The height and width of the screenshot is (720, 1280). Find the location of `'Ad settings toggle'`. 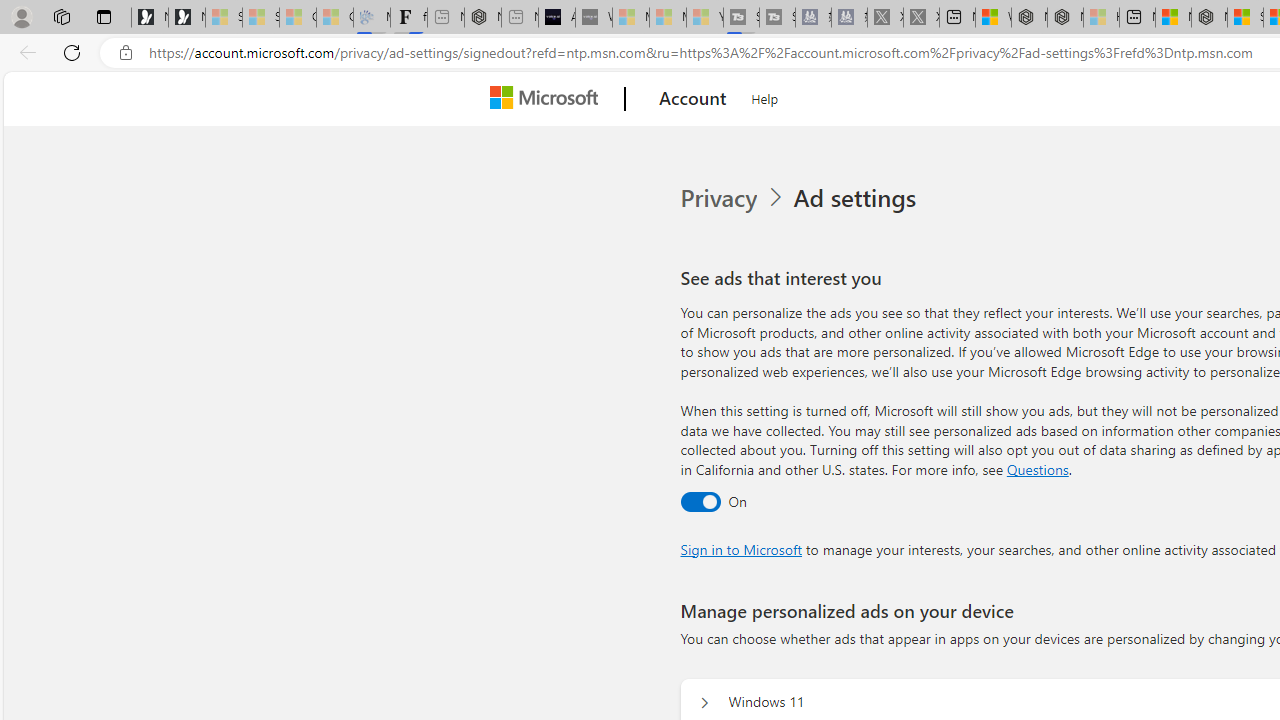

'Ad settings toggle' is located at coordinates (700, 500).